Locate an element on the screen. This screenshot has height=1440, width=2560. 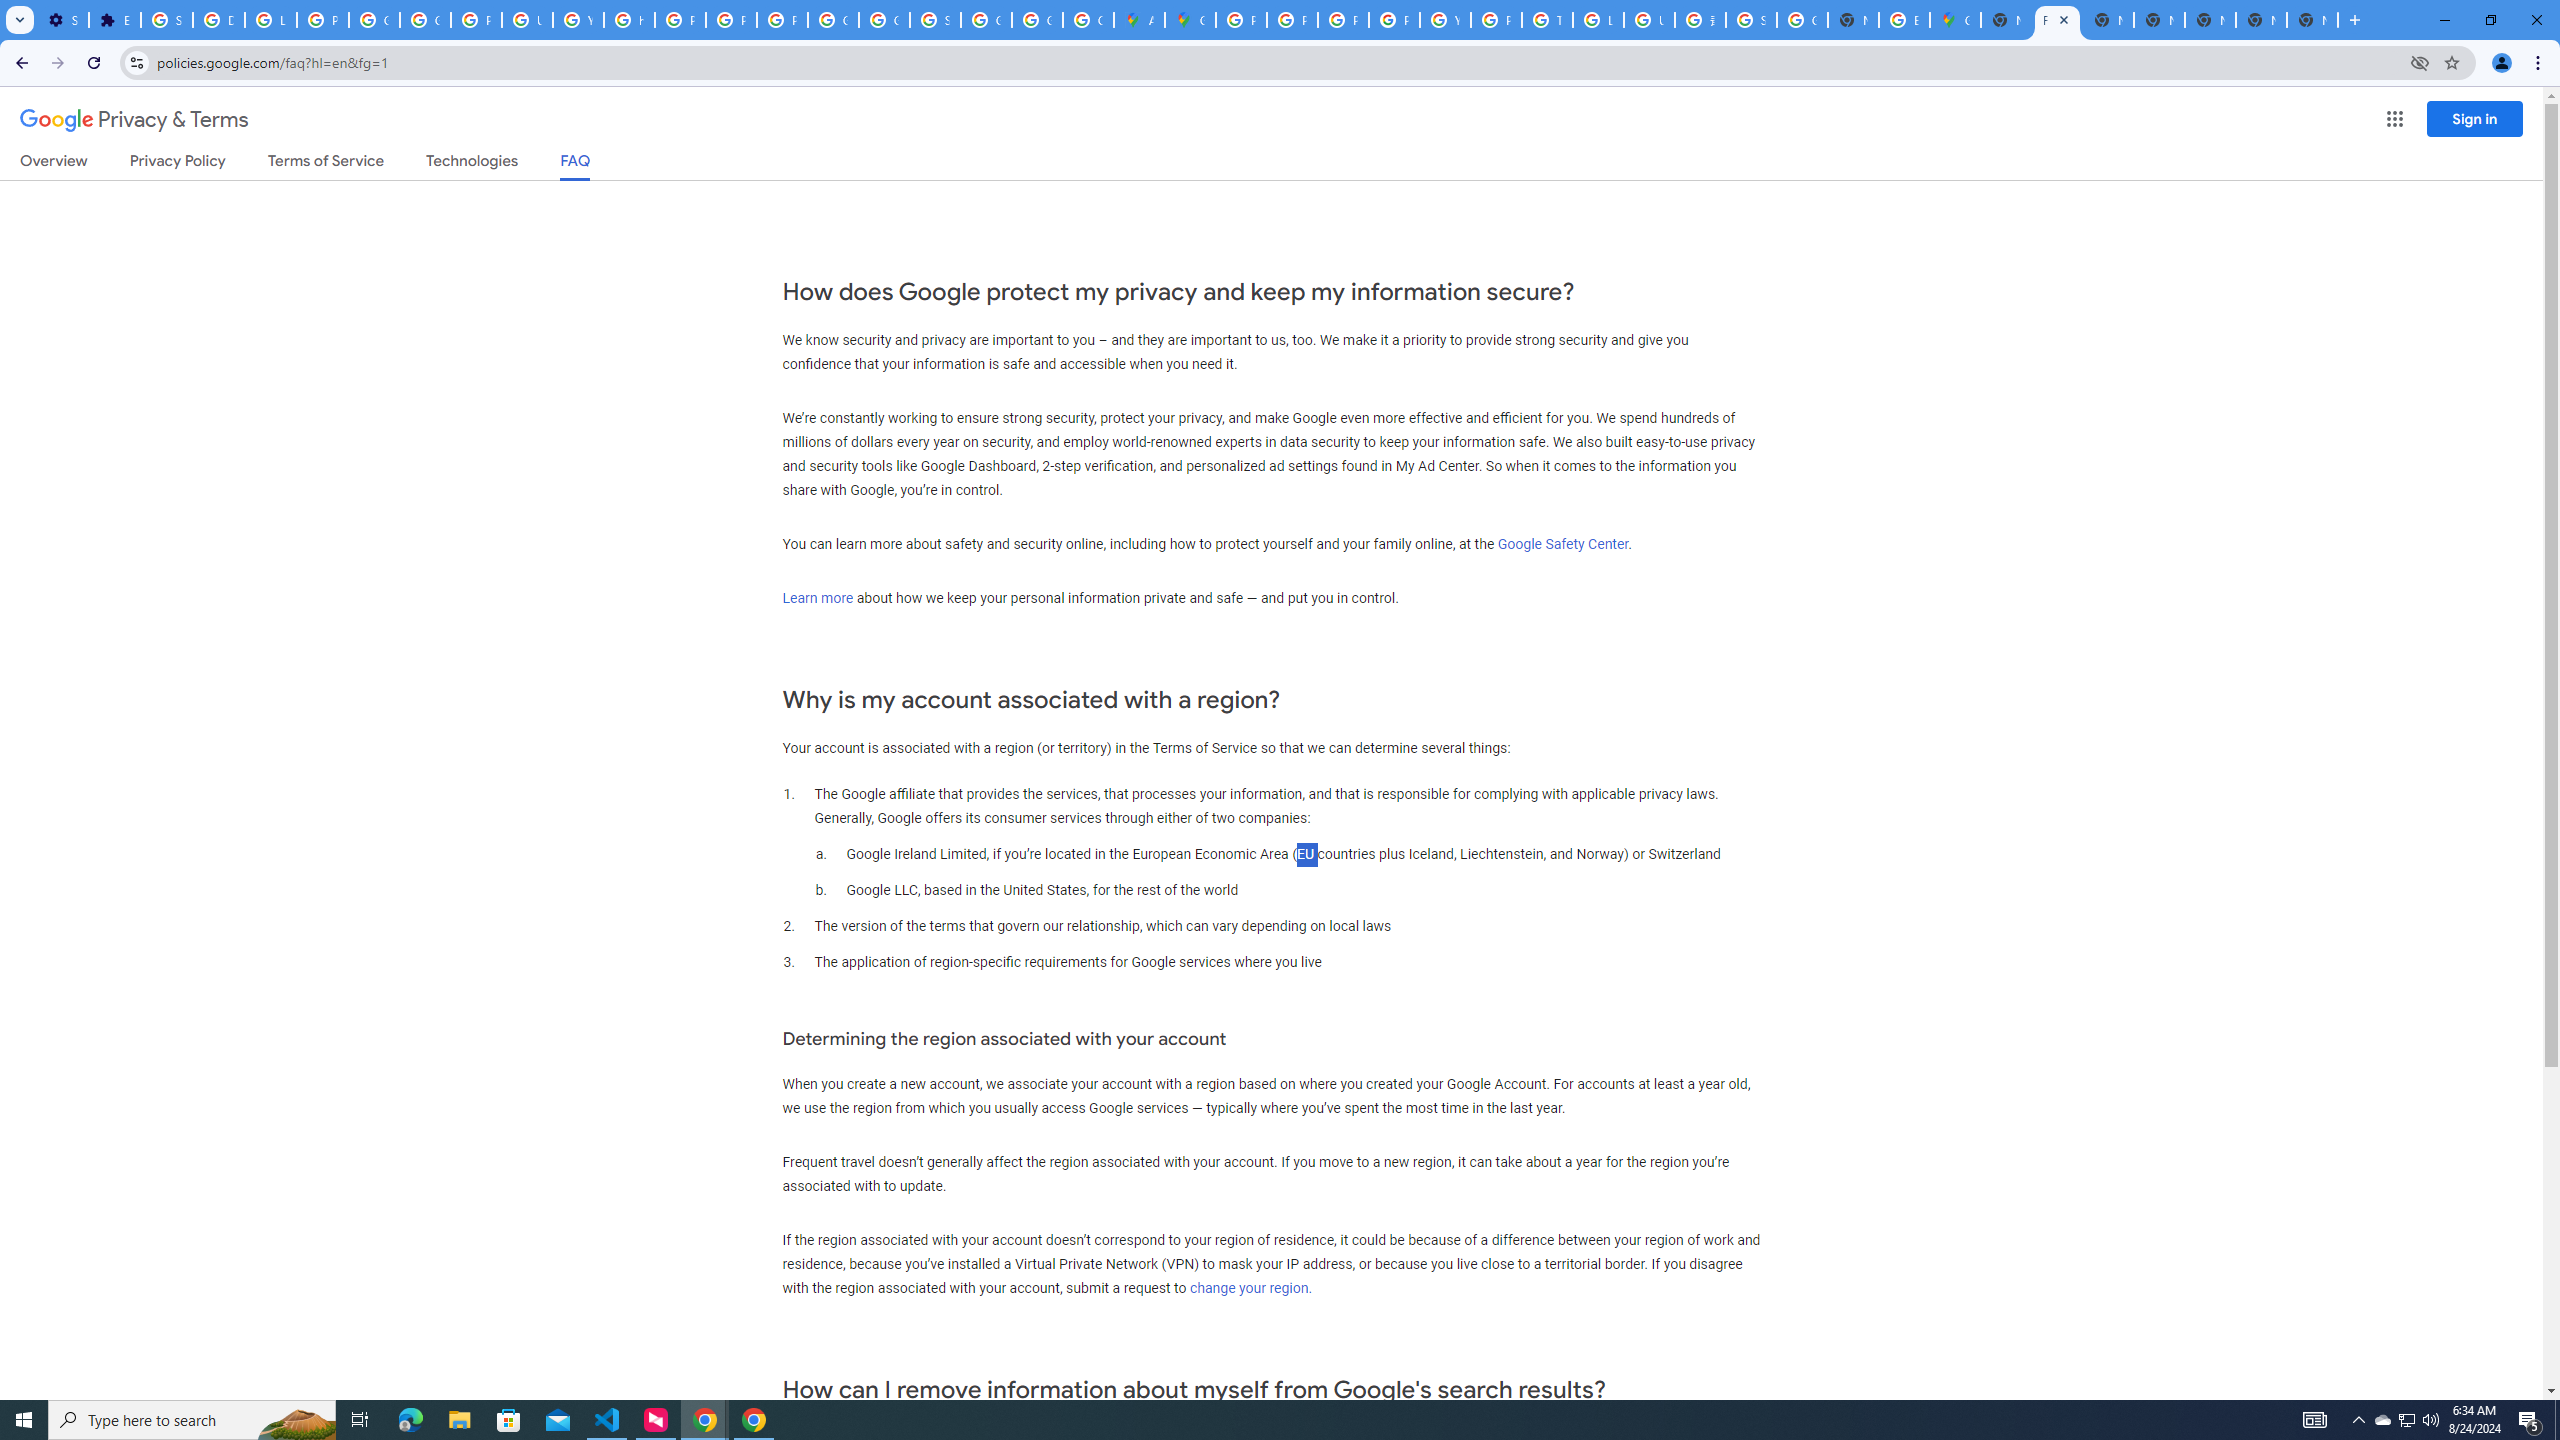
'Policy Accountability and Transparency - Transparency Center' is located at coordinates (1239, 19).